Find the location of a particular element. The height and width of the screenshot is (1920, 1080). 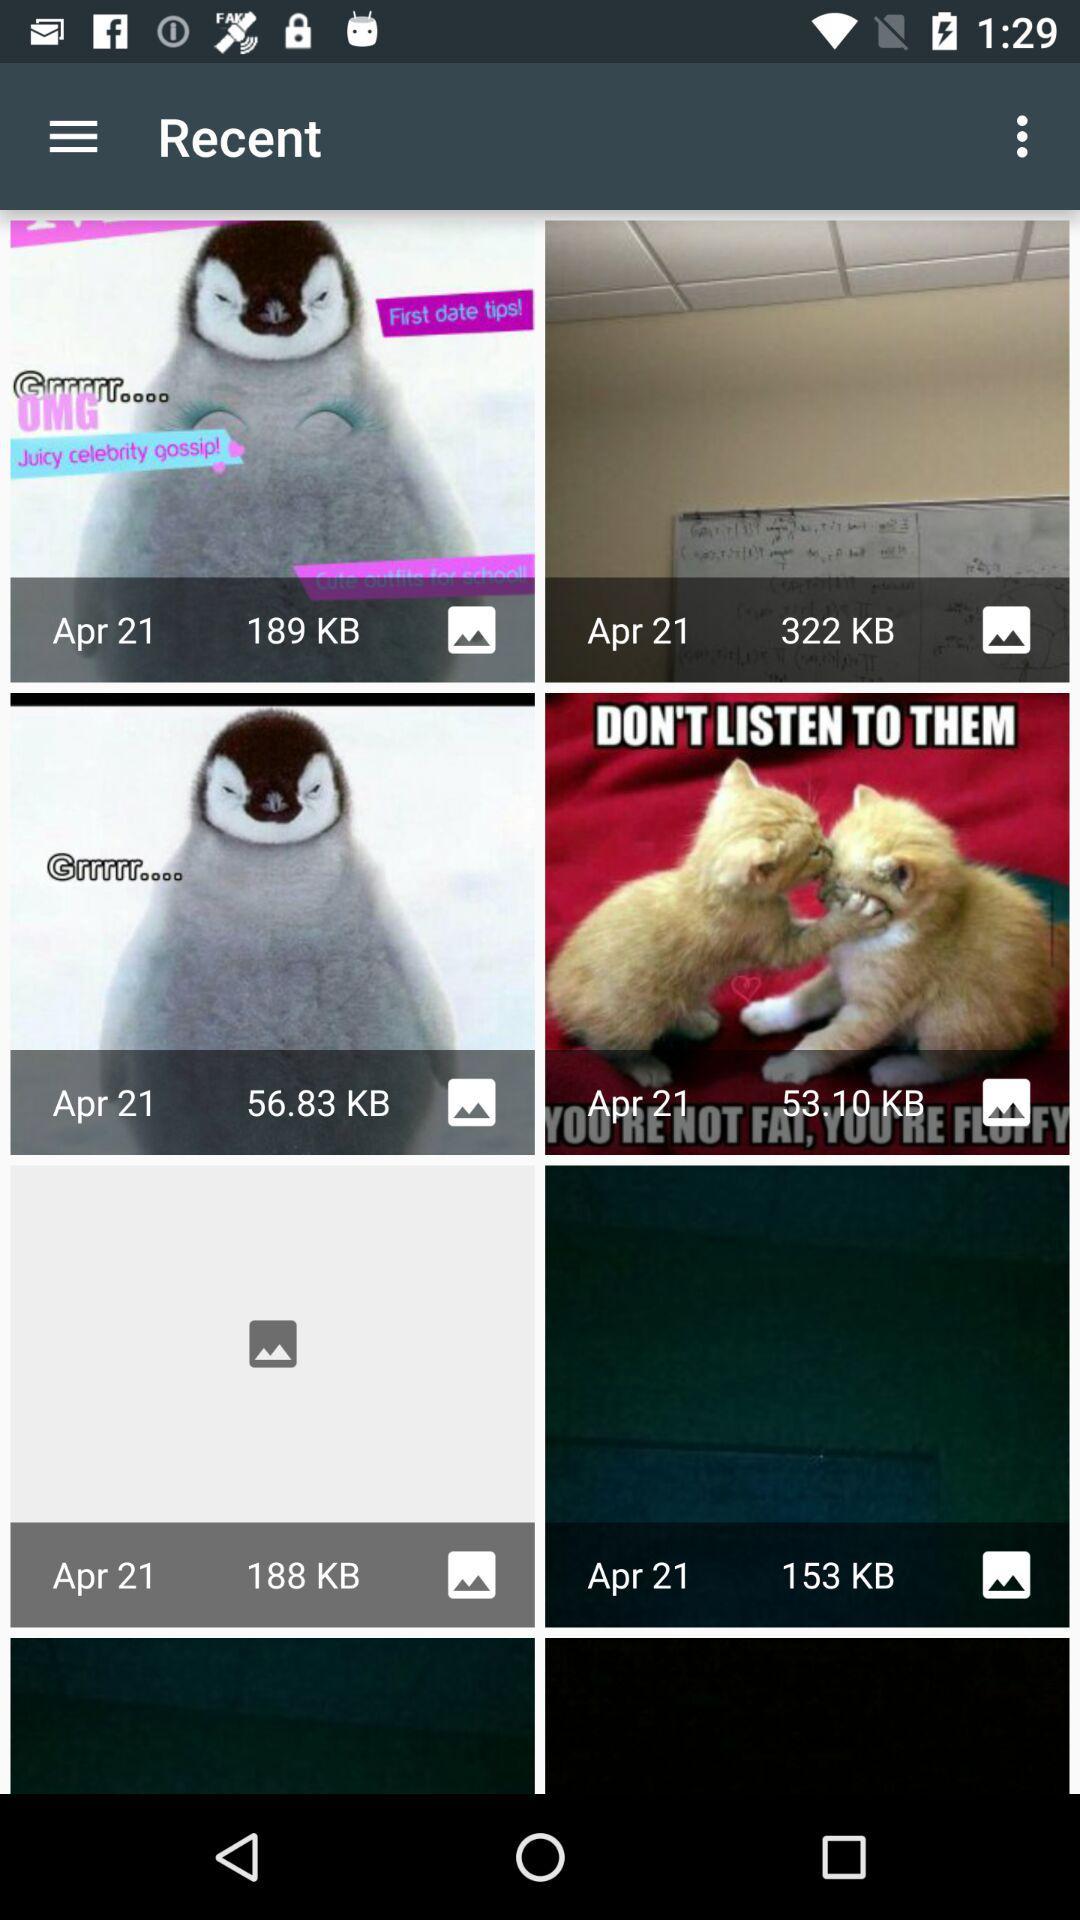

the app to the right of recent app is located at coordinates (1027, 135).